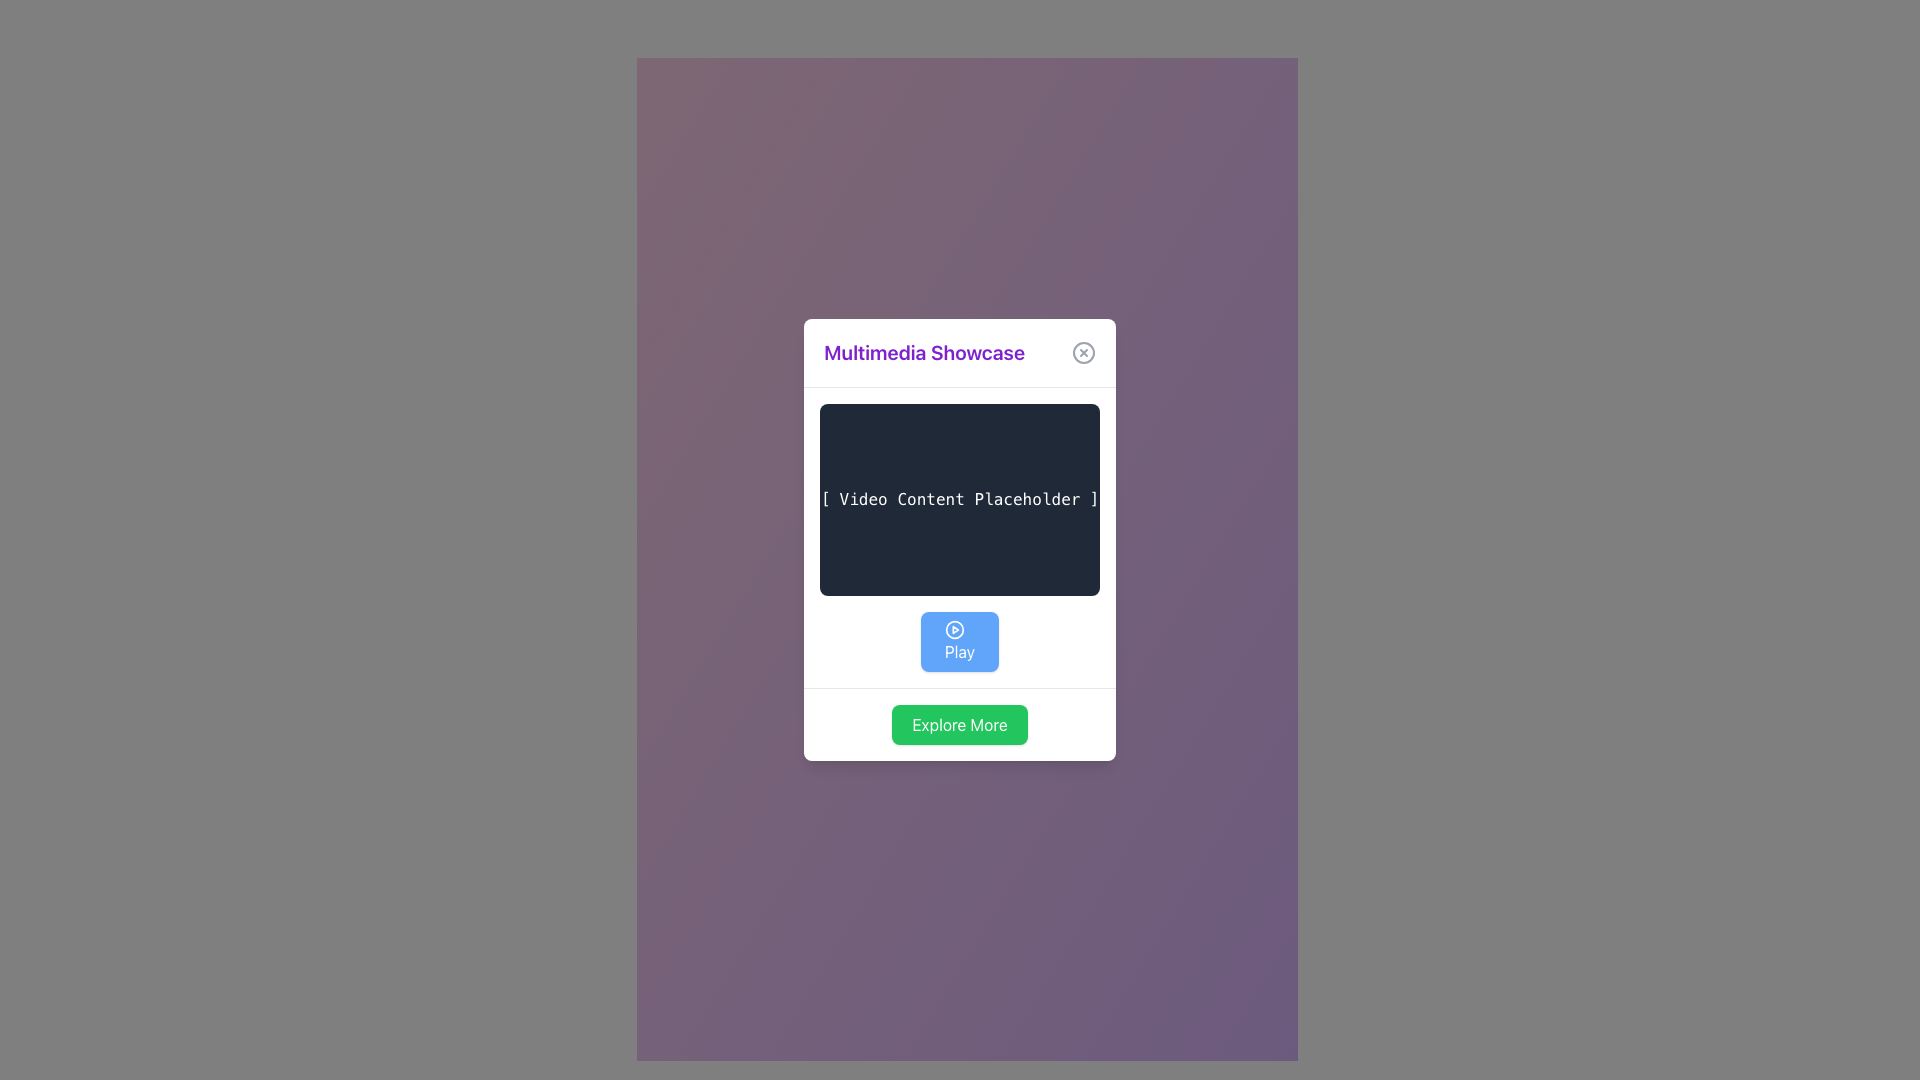 This screenshot has width=1920, height=1080. What do you see at coordinates (960, 499) in the screenshot?
I see `the static visual placeholder containing the text '[ Video Content Placeholder ]' in a monospaced font, which is located in the upper portion of a white card UI component` at bounding box center [960, 499].